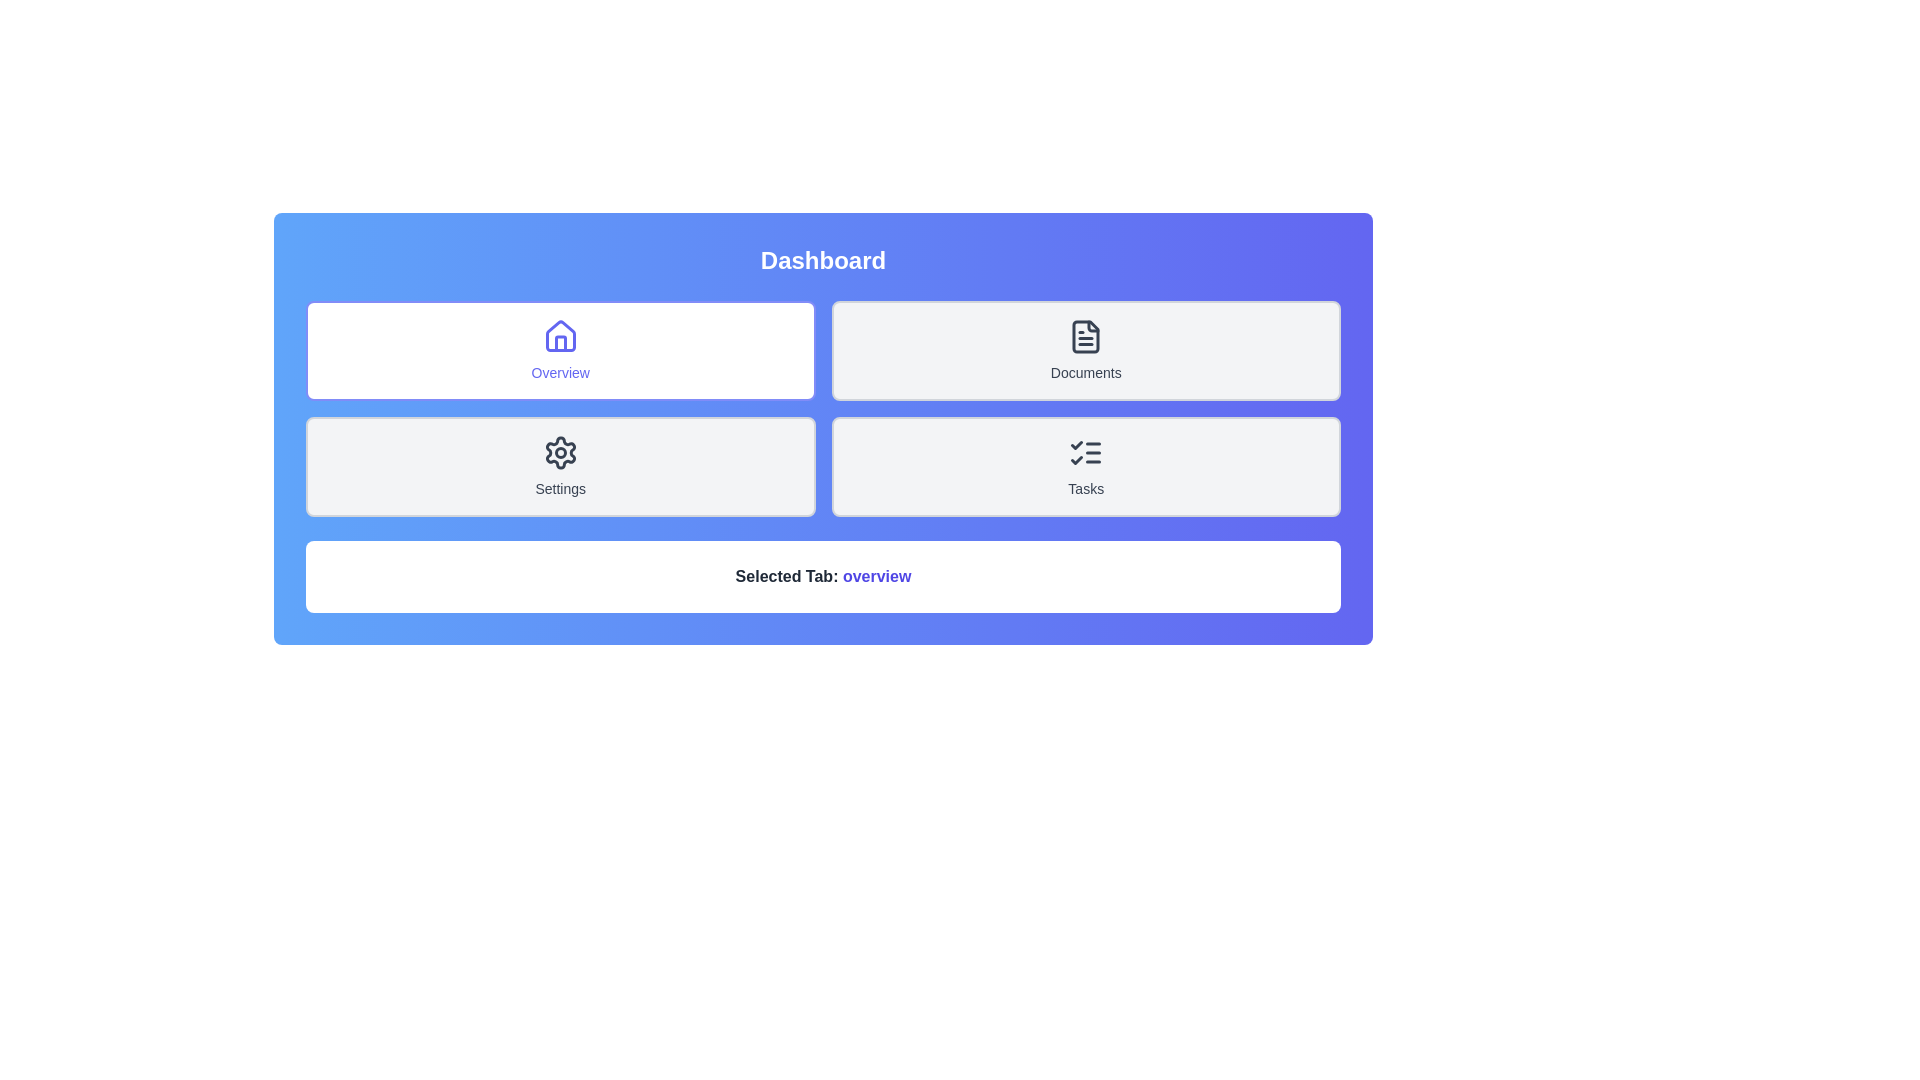  Describe the element at coordinates (560, 452) in the screenshot. I see `the gear icon in the Settings category to potentially access settings` at that location.